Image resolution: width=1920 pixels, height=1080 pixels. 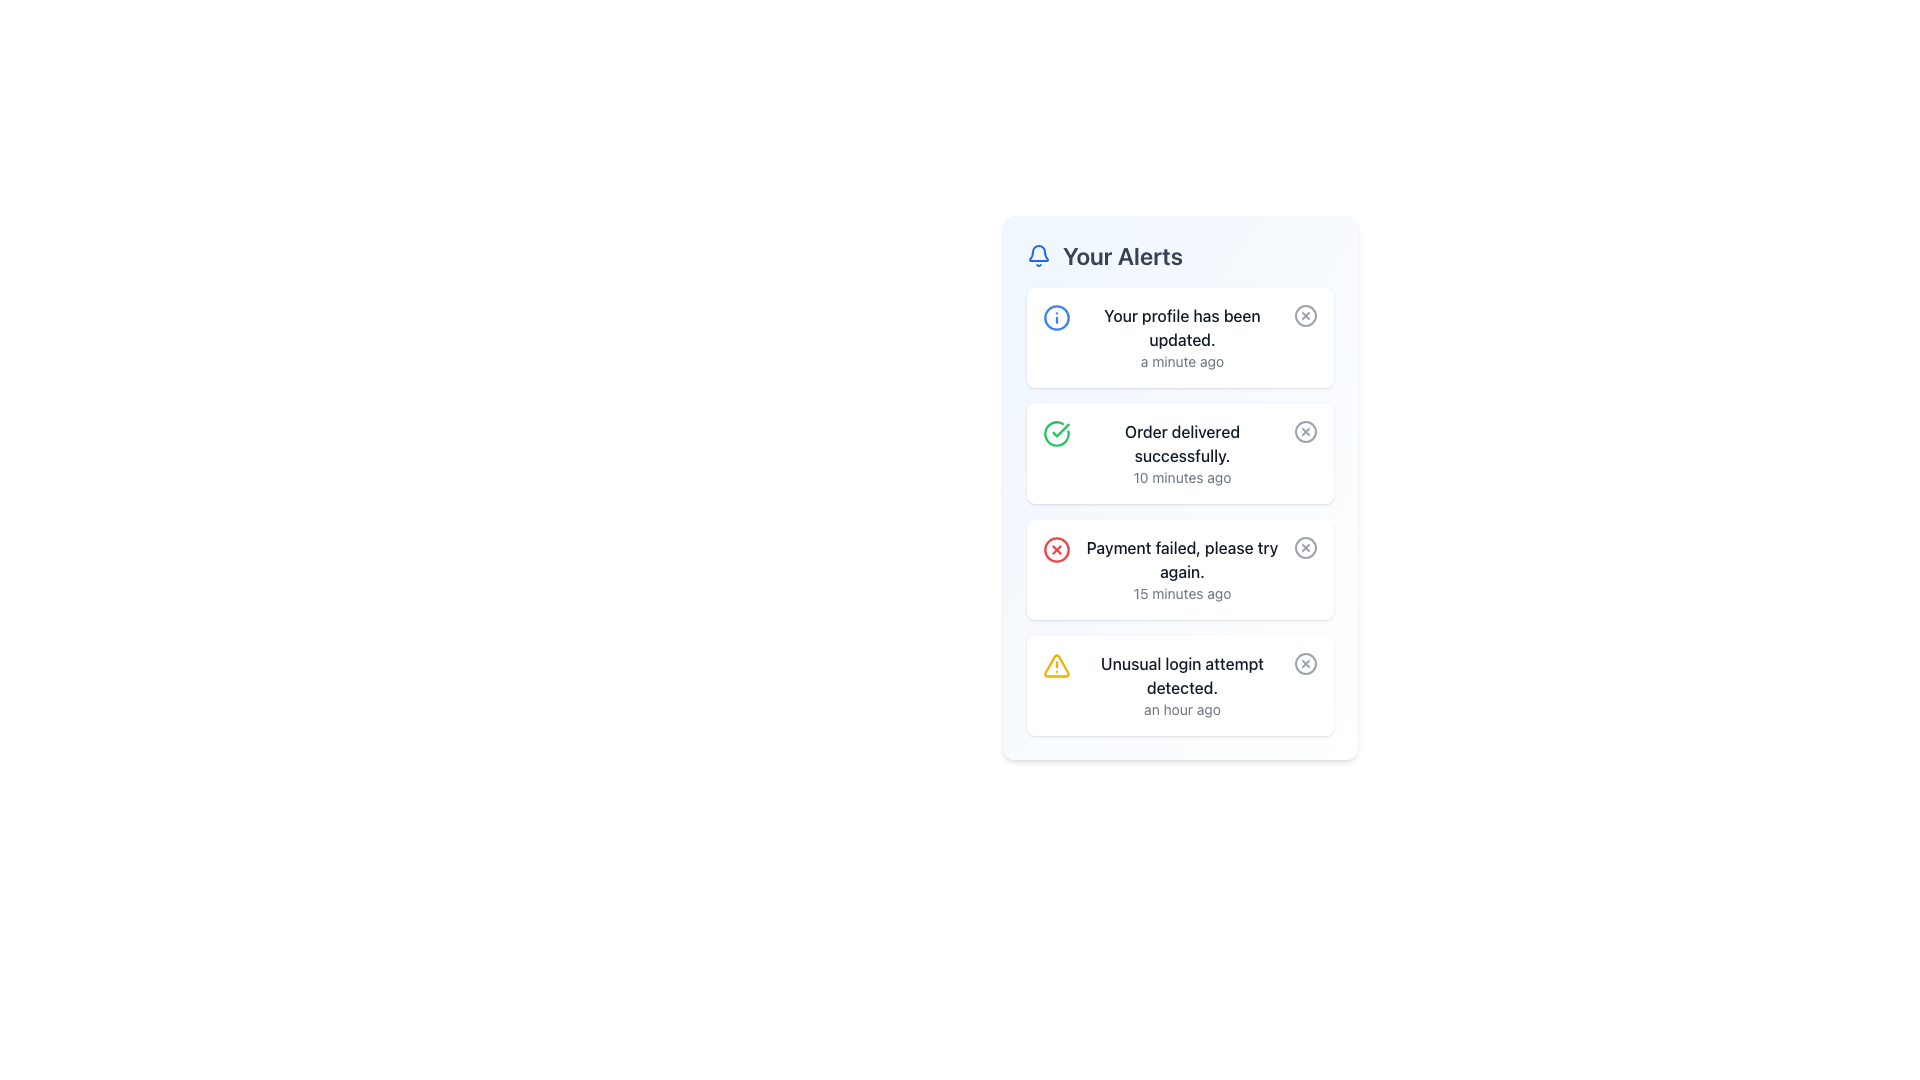 I want to click on the textual notification message that reads 'Your profile has been updated.' which is styled with a medium font weight and dark gray color, located at the top of the 'Your Alerts' section, so click(x=1182, y=326).